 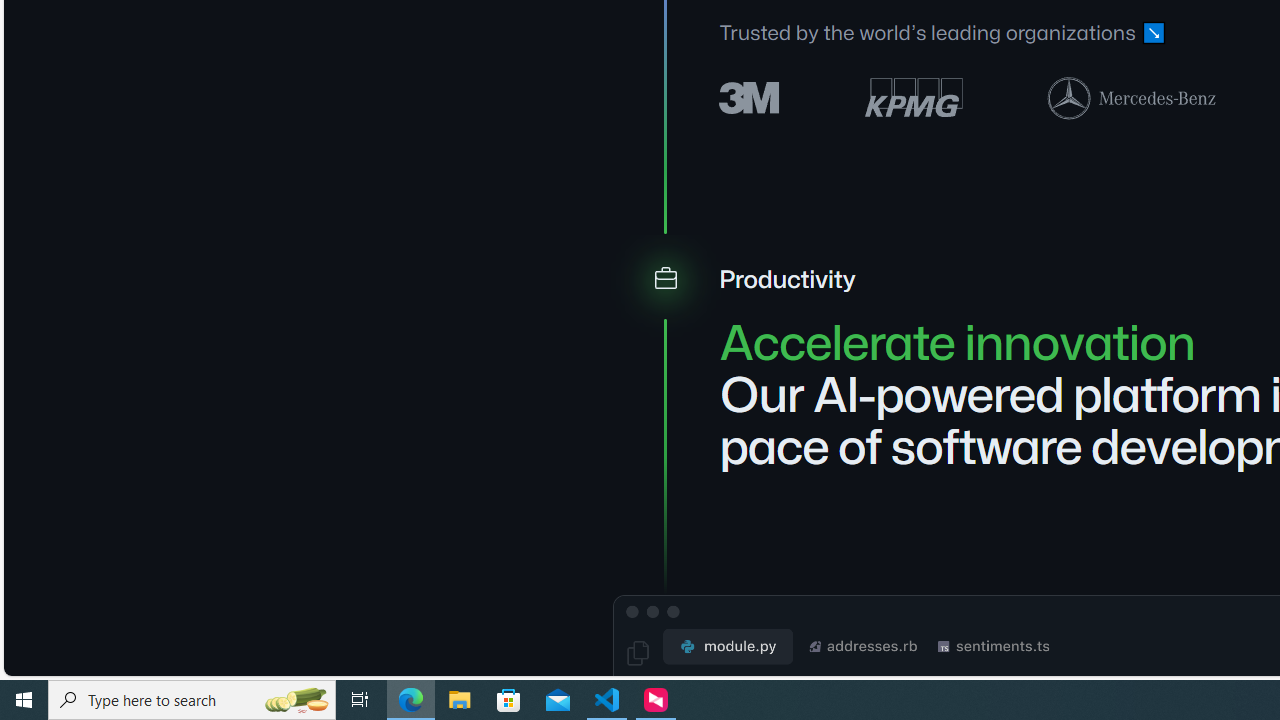 I want to click on 'Search highlights icon opens search home window', so click(x=294, y=698).